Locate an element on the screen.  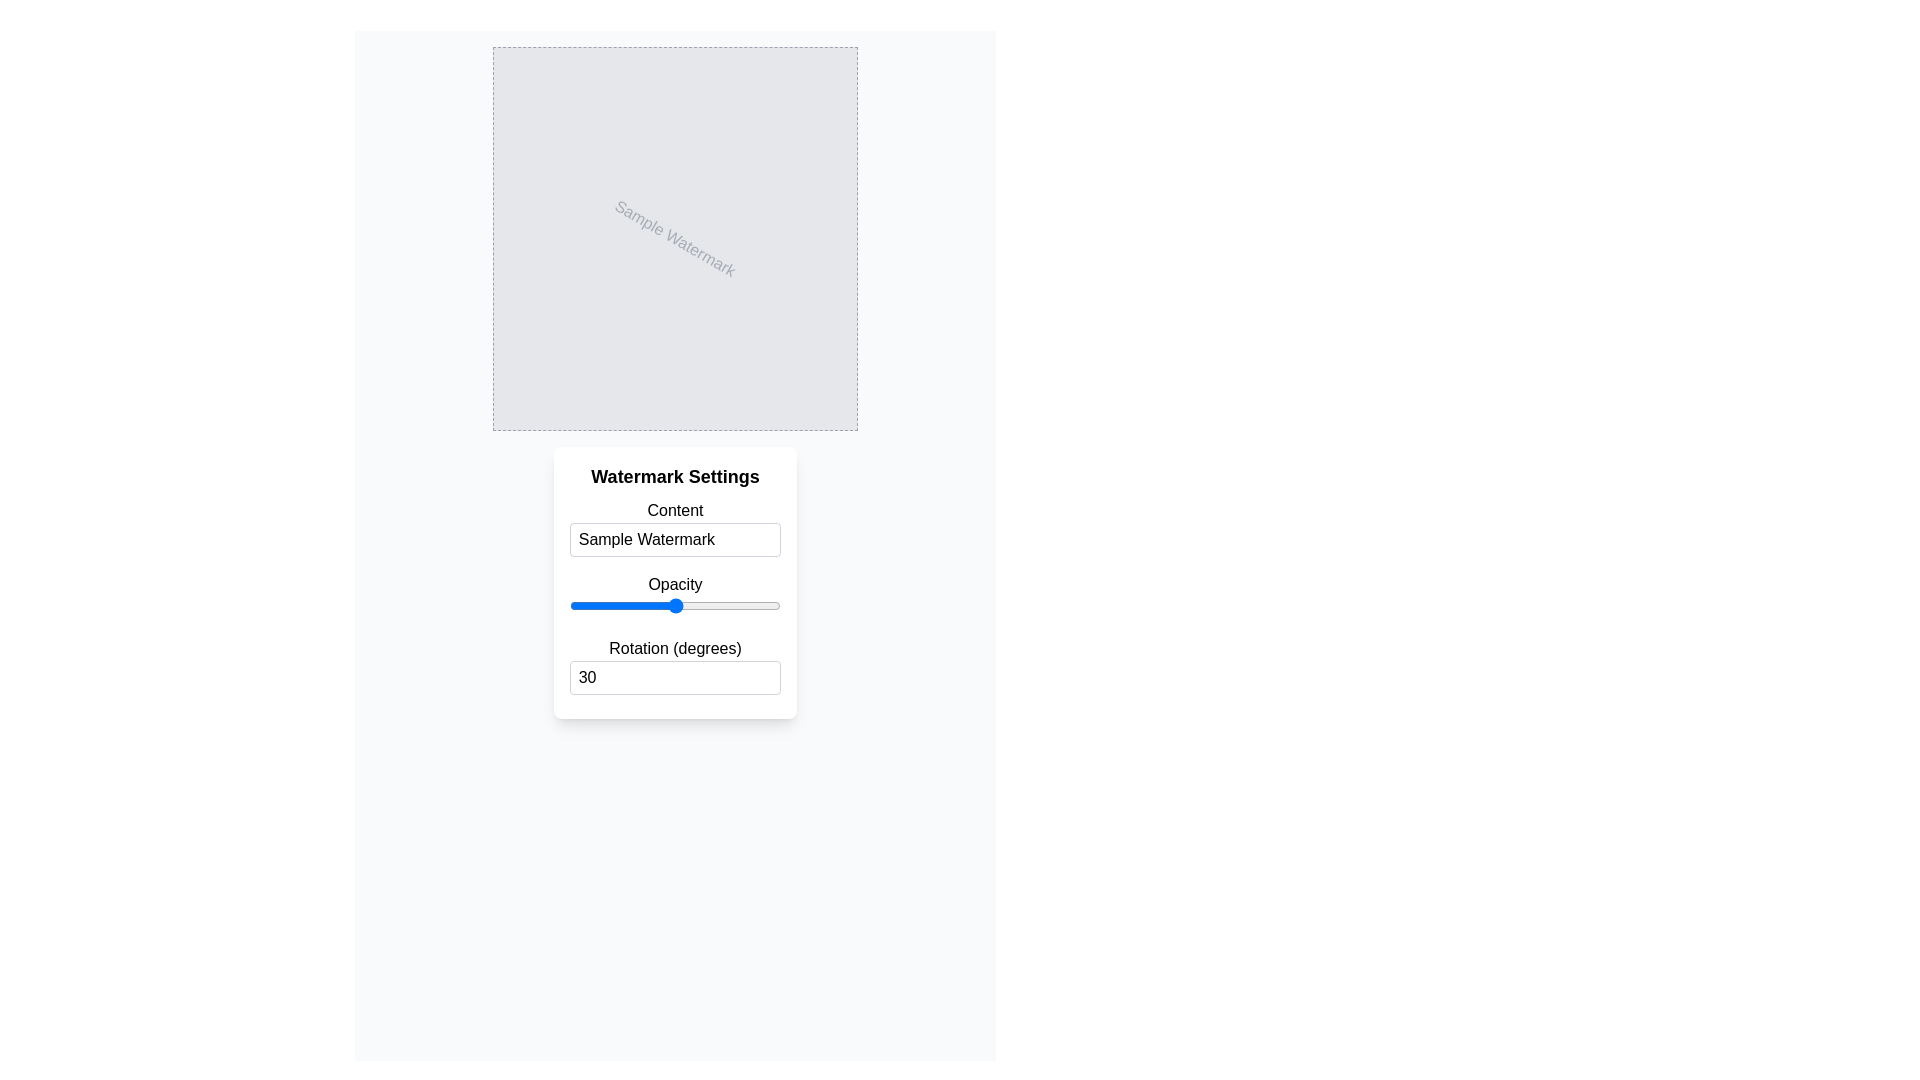
the text within the Text Input Field located directly below the 'Content' label in the 'Watermark Settings' section is located at coordinates (675, 540).